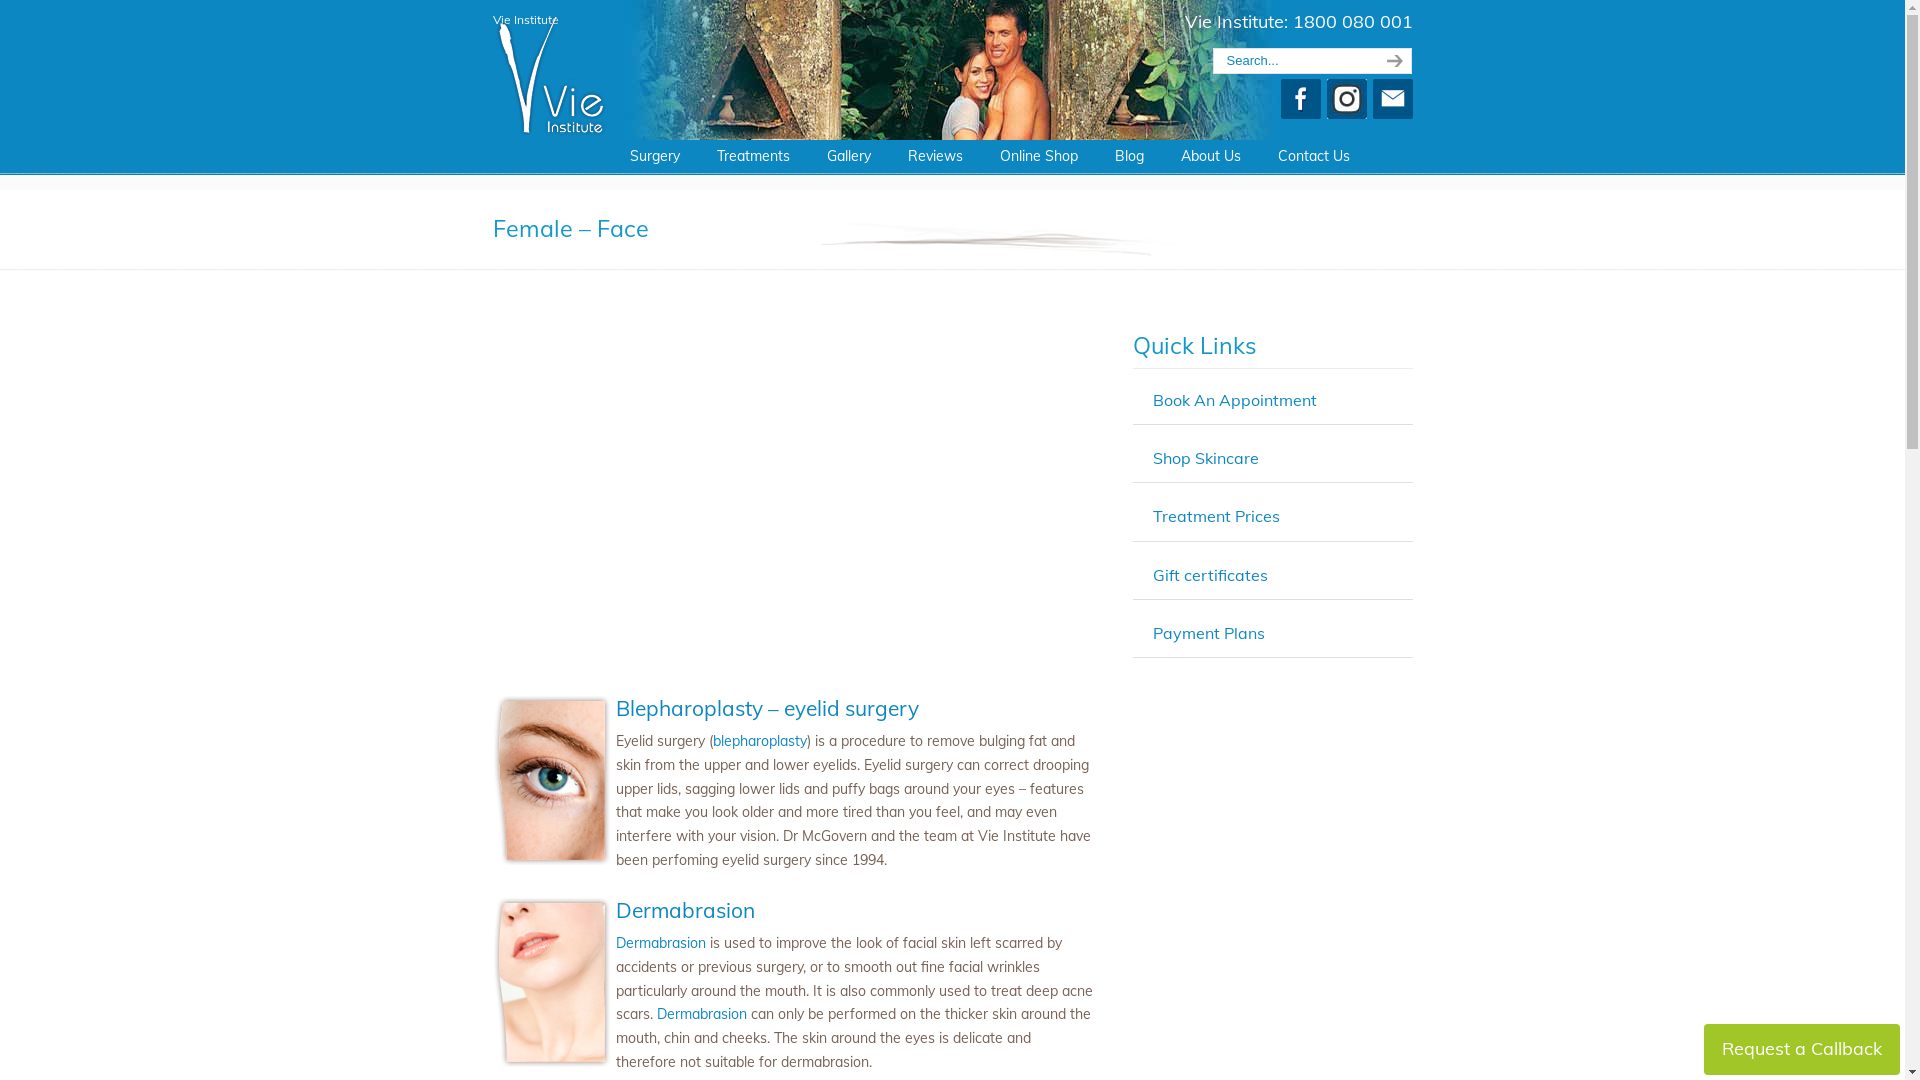 The height and width of the screenshot is (1080, 1920). Describe the element at coordinates (1160, 154) in the screenshot. I see `'About Us'` at that location.